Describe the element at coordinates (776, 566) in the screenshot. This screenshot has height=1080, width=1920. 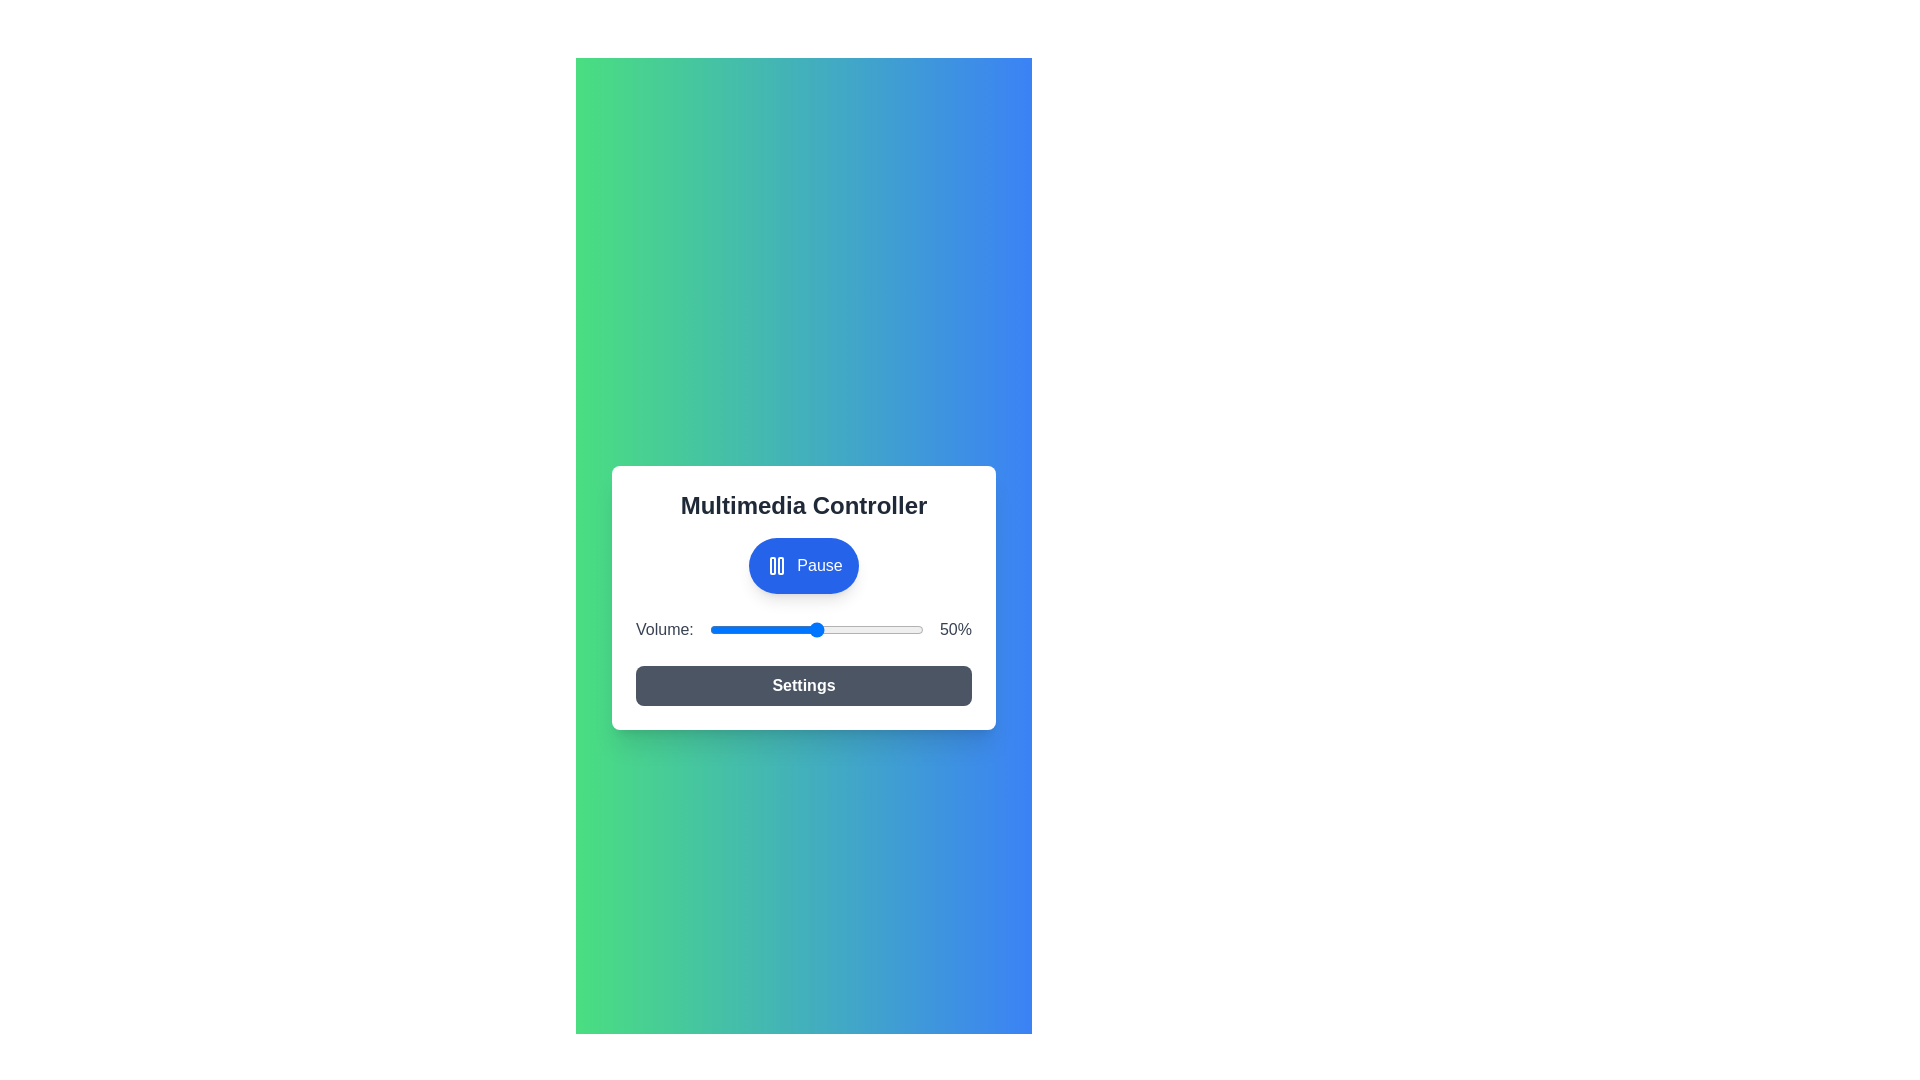
I see `the pause icon, which is represented by two vertical bars in a white color on a blue circular background` at that location.